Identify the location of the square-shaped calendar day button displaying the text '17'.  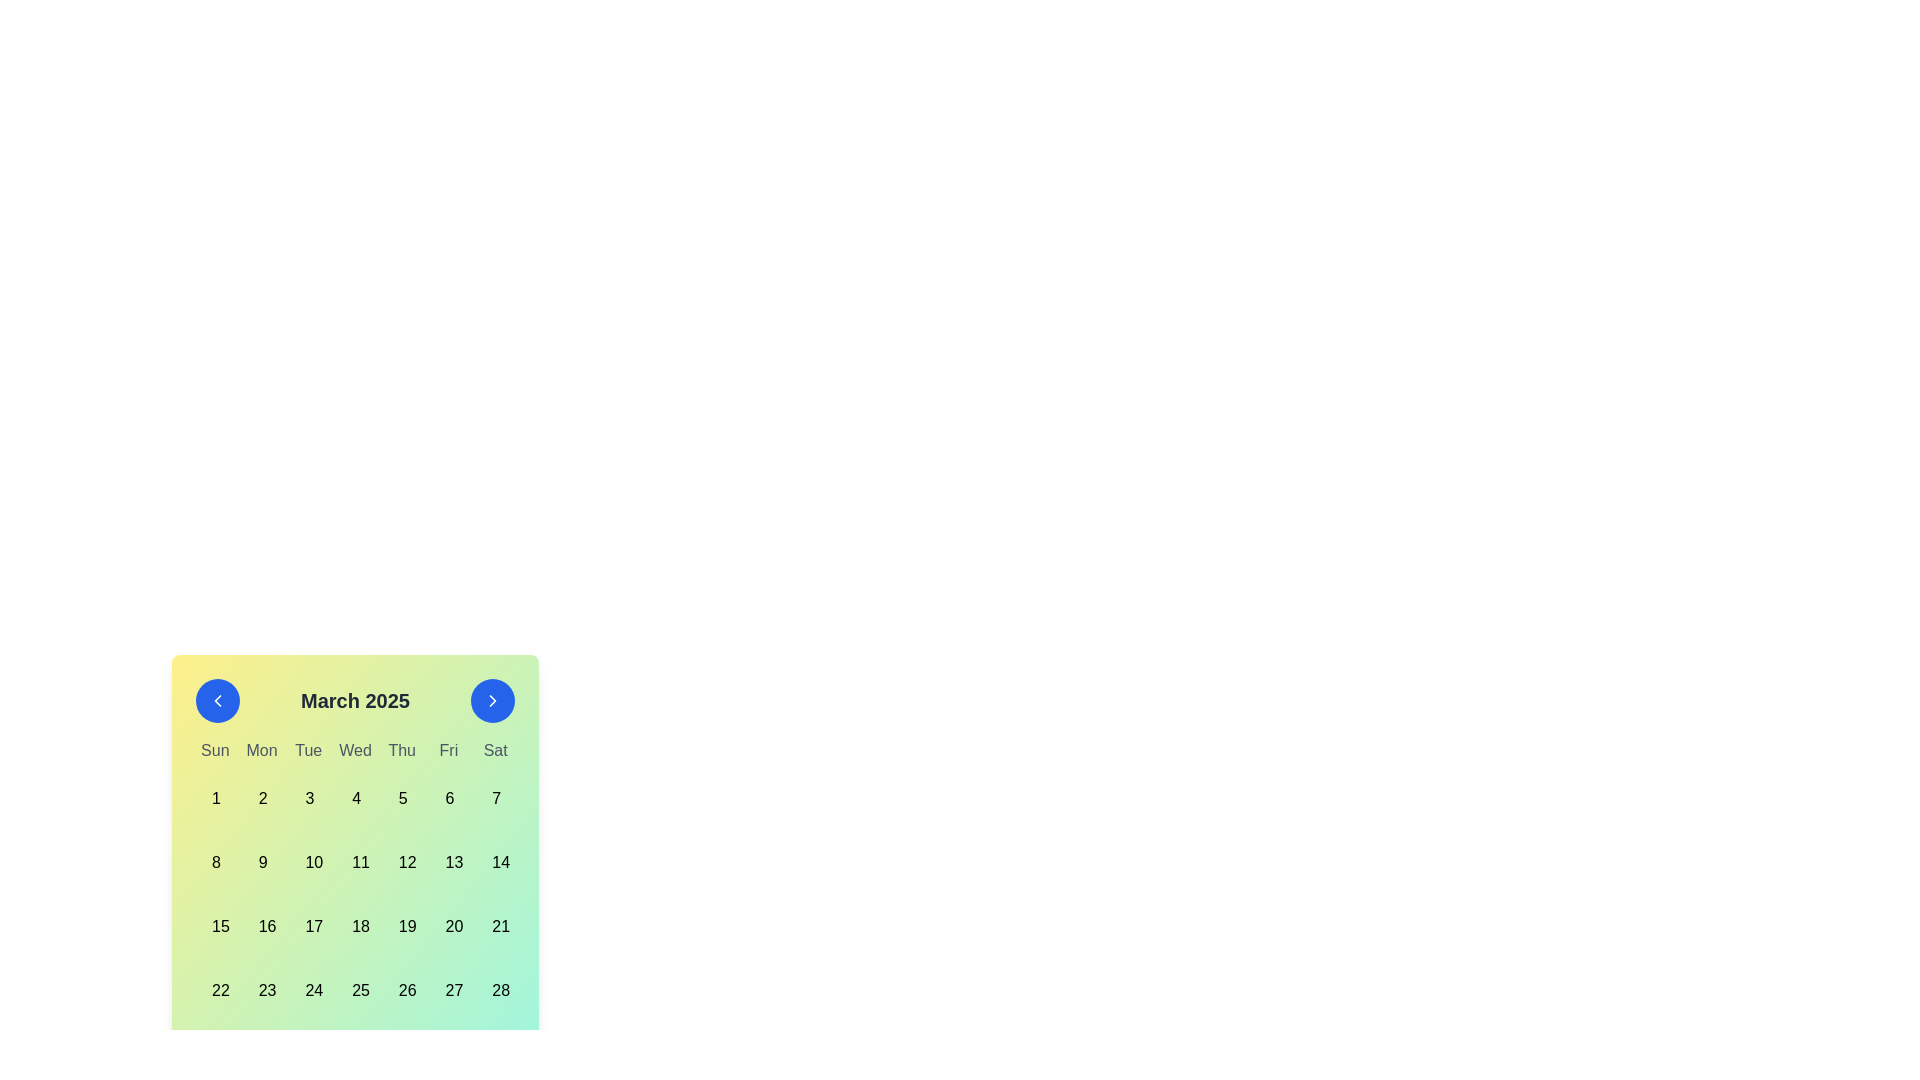
(307, 926).